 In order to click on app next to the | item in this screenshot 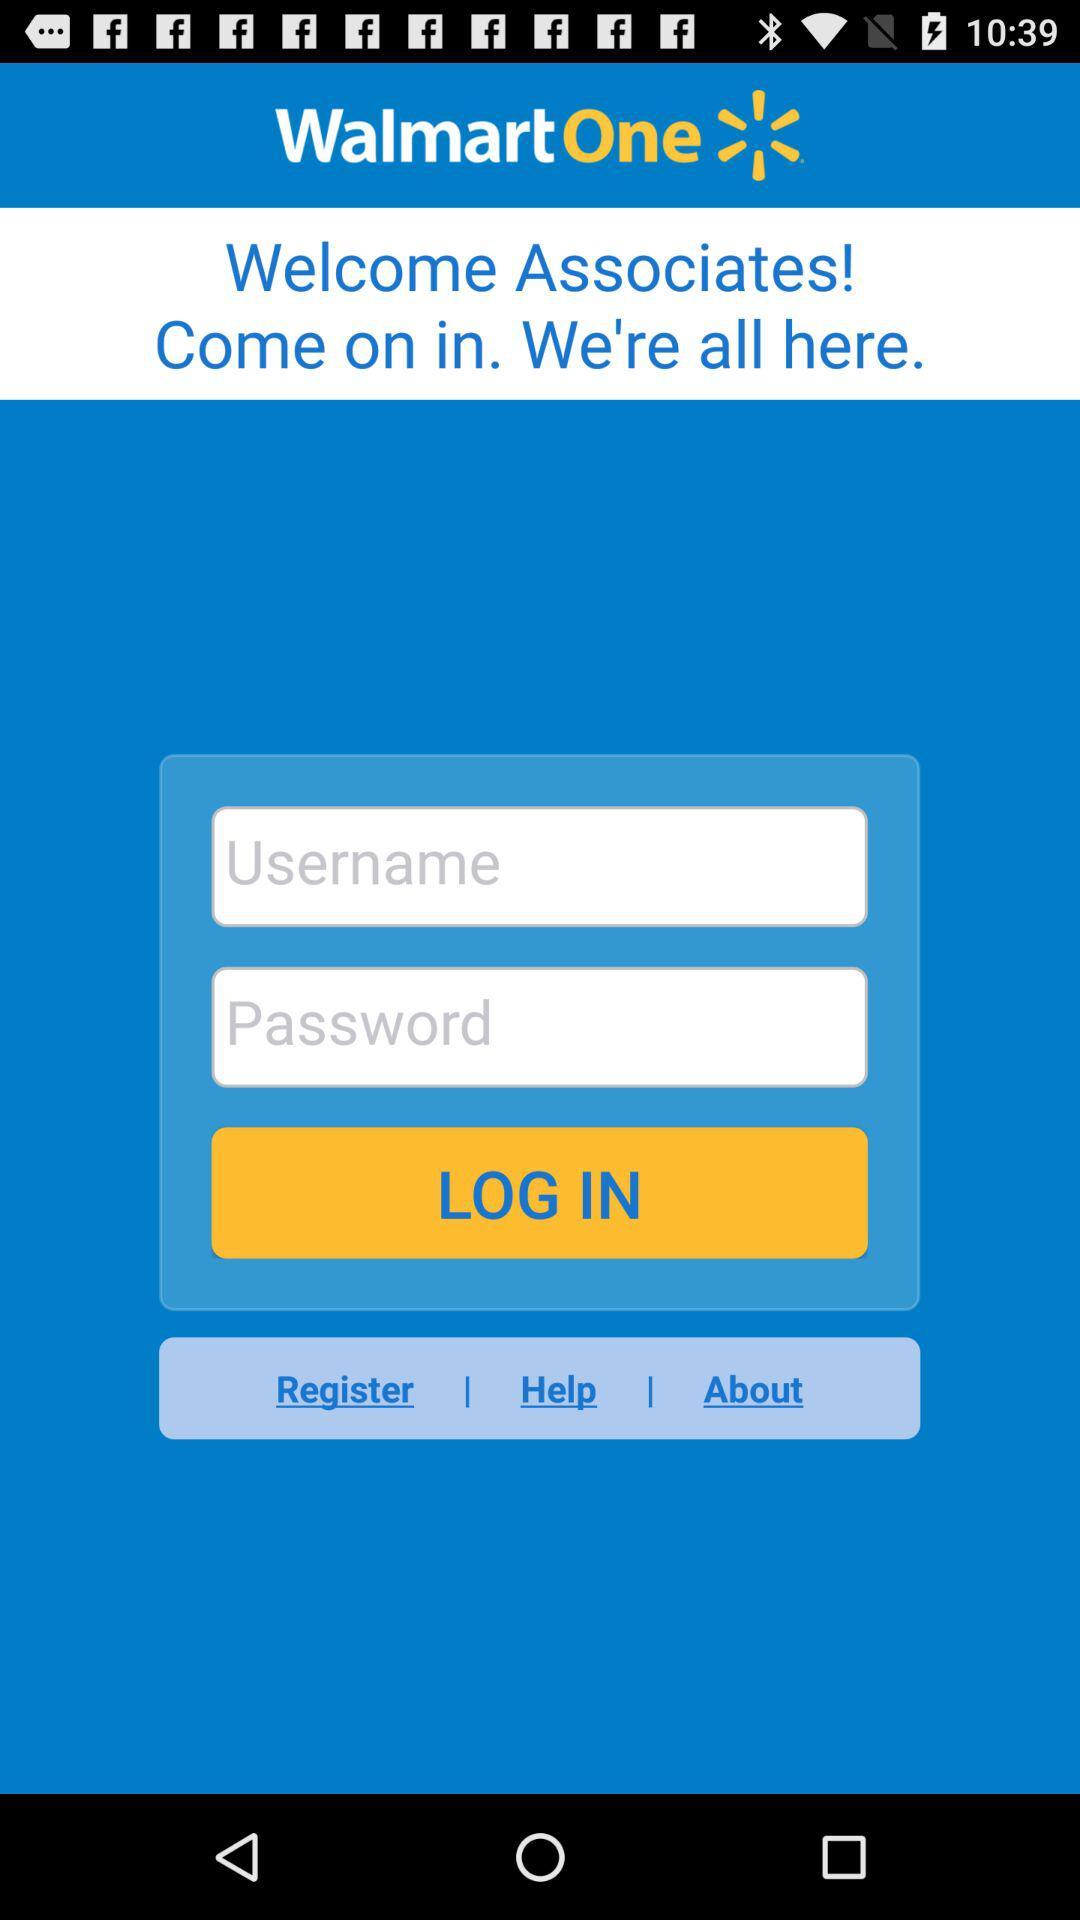, I will do `click(558, 1387)`.